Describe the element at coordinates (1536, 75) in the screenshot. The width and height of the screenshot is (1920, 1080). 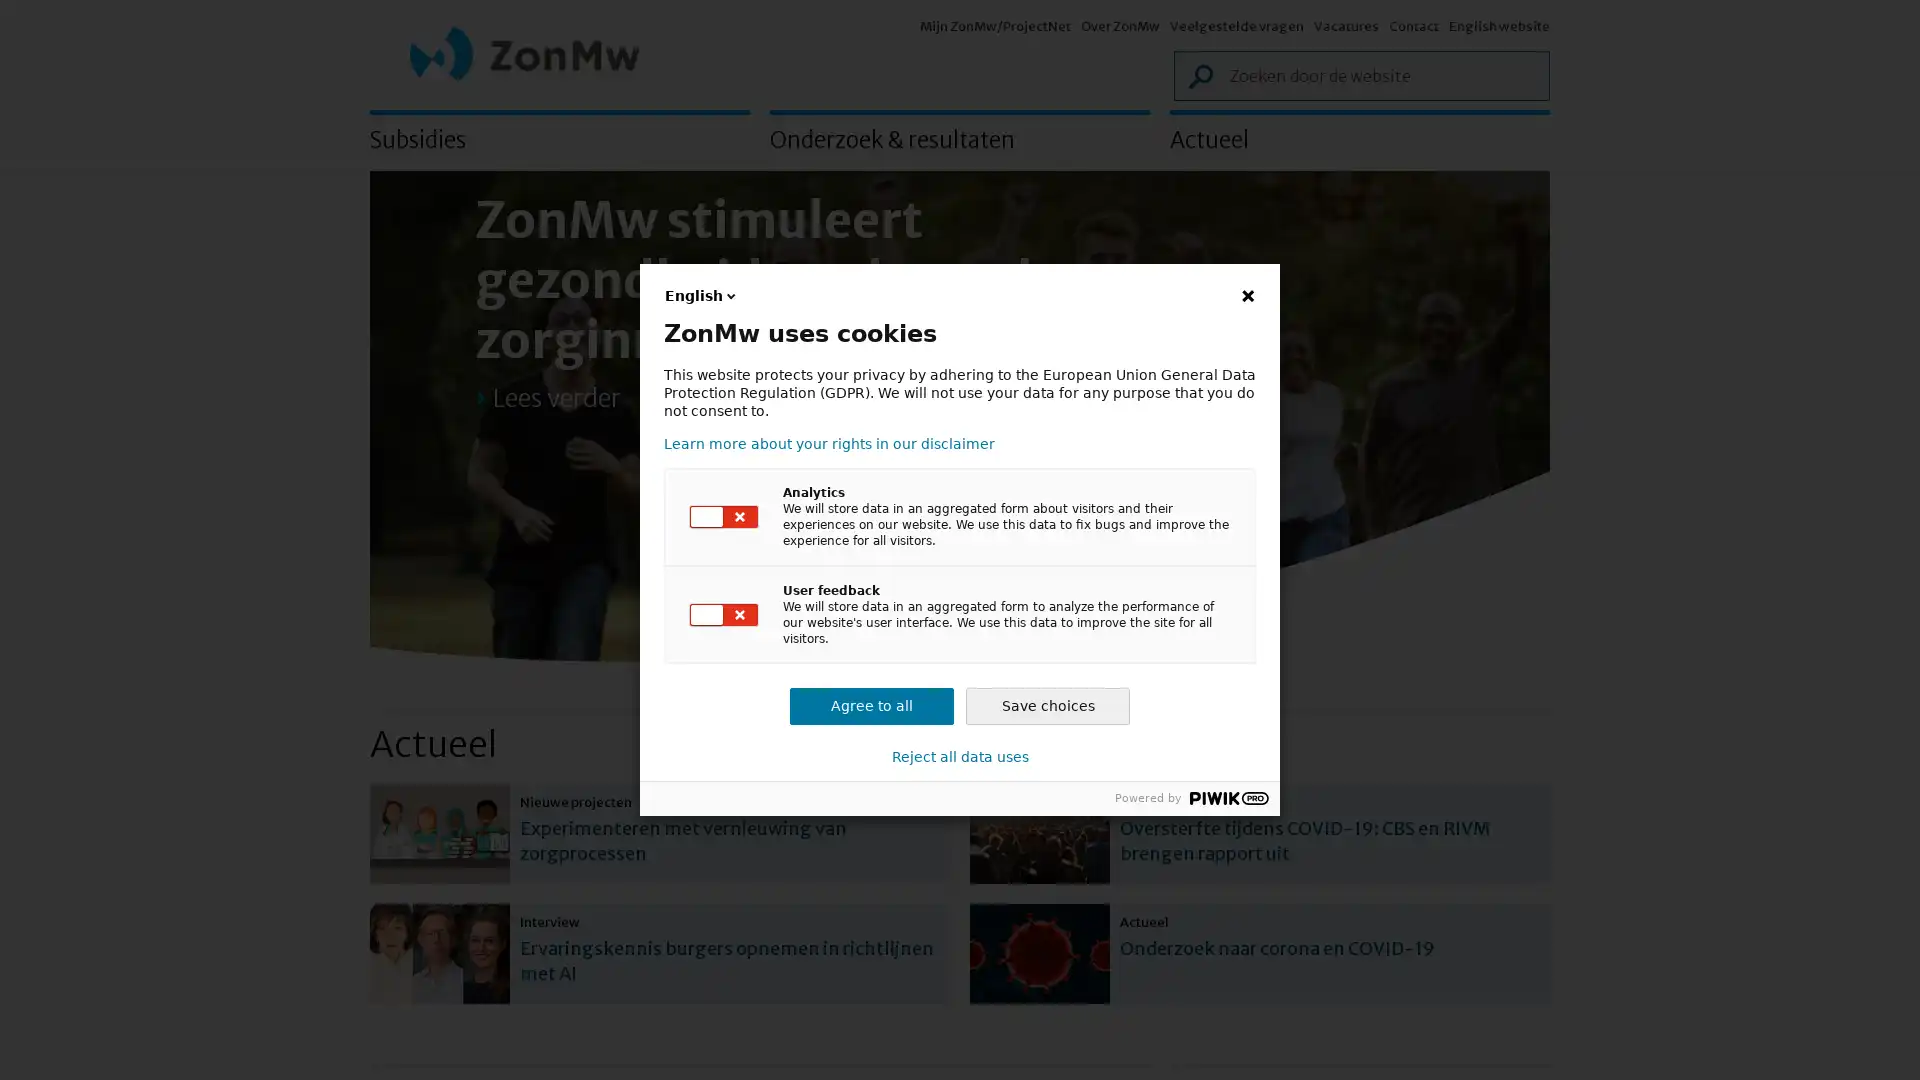
I see `Zoek` at that location.